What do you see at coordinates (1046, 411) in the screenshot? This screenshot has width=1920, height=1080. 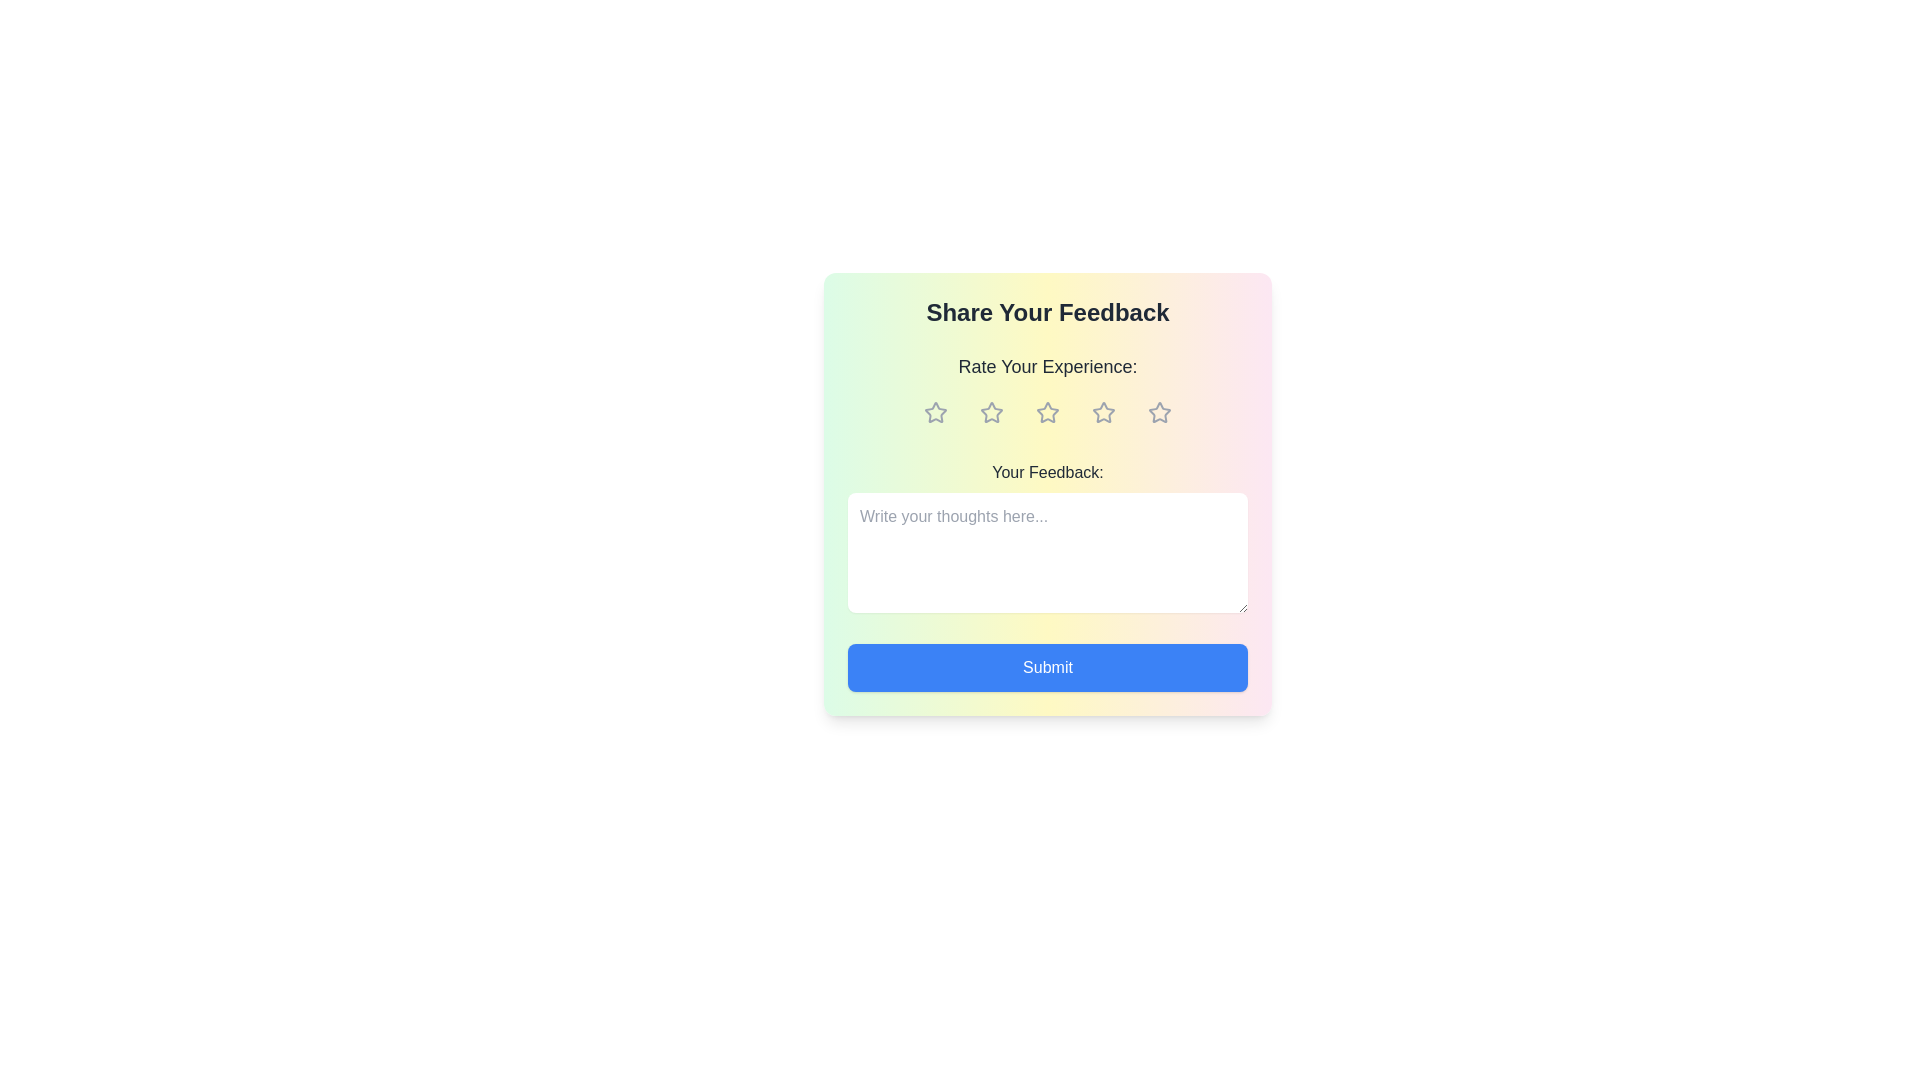 I see `the third star icon in the rating system` at bounding box center [1046, 411].